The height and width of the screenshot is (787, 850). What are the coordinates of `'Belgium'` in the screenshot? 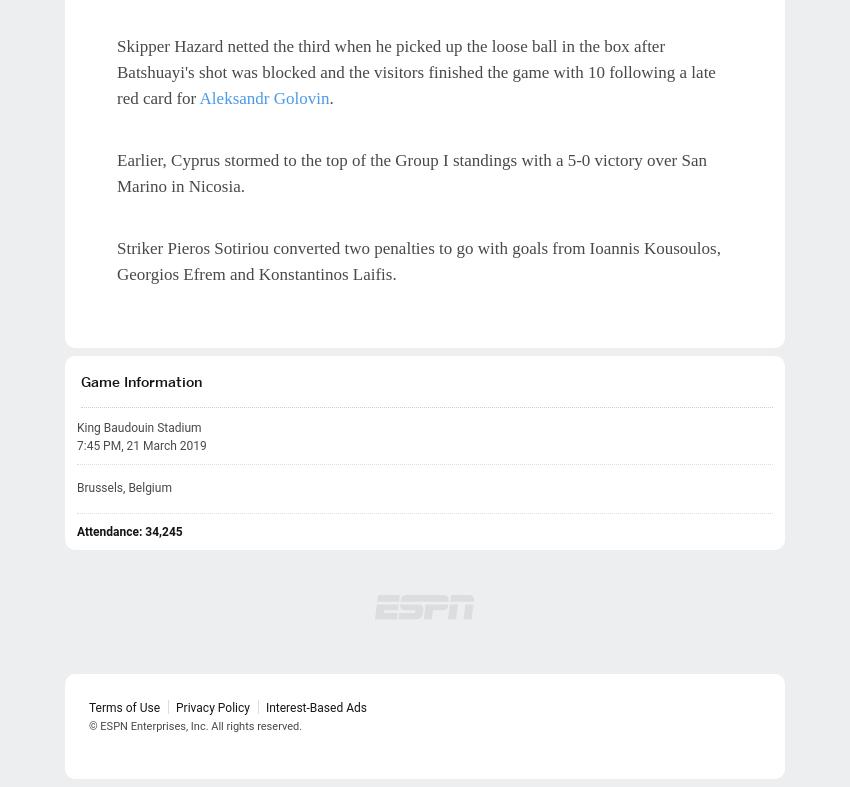 It's located at (149, 486).